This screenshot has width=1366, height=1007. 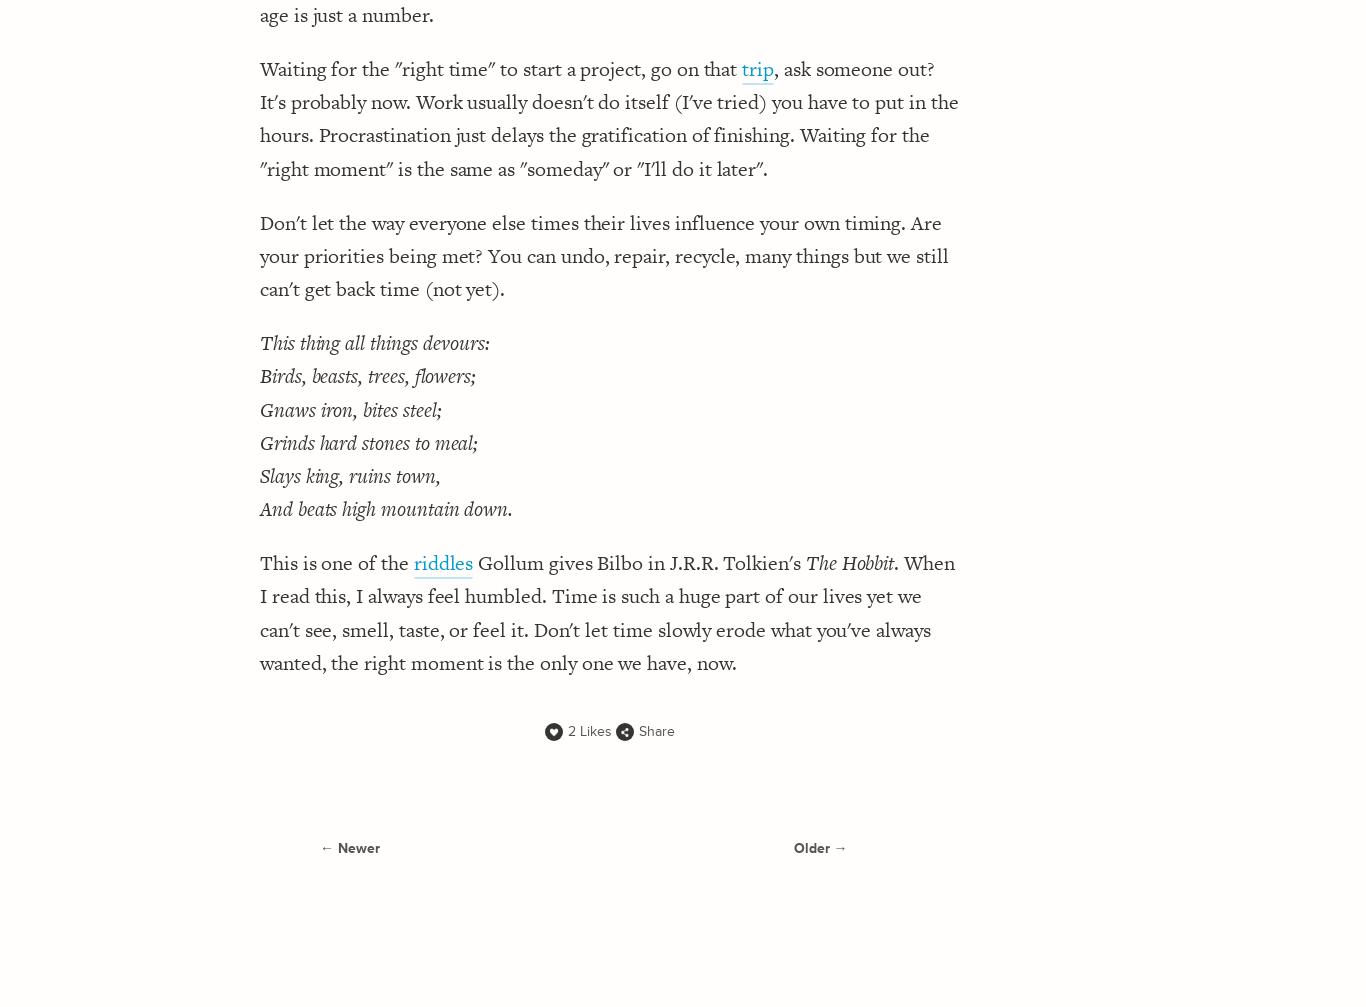 I want to click on 'Waiting for the "right time" to start a project, go on that', so click(x=501, y=68).